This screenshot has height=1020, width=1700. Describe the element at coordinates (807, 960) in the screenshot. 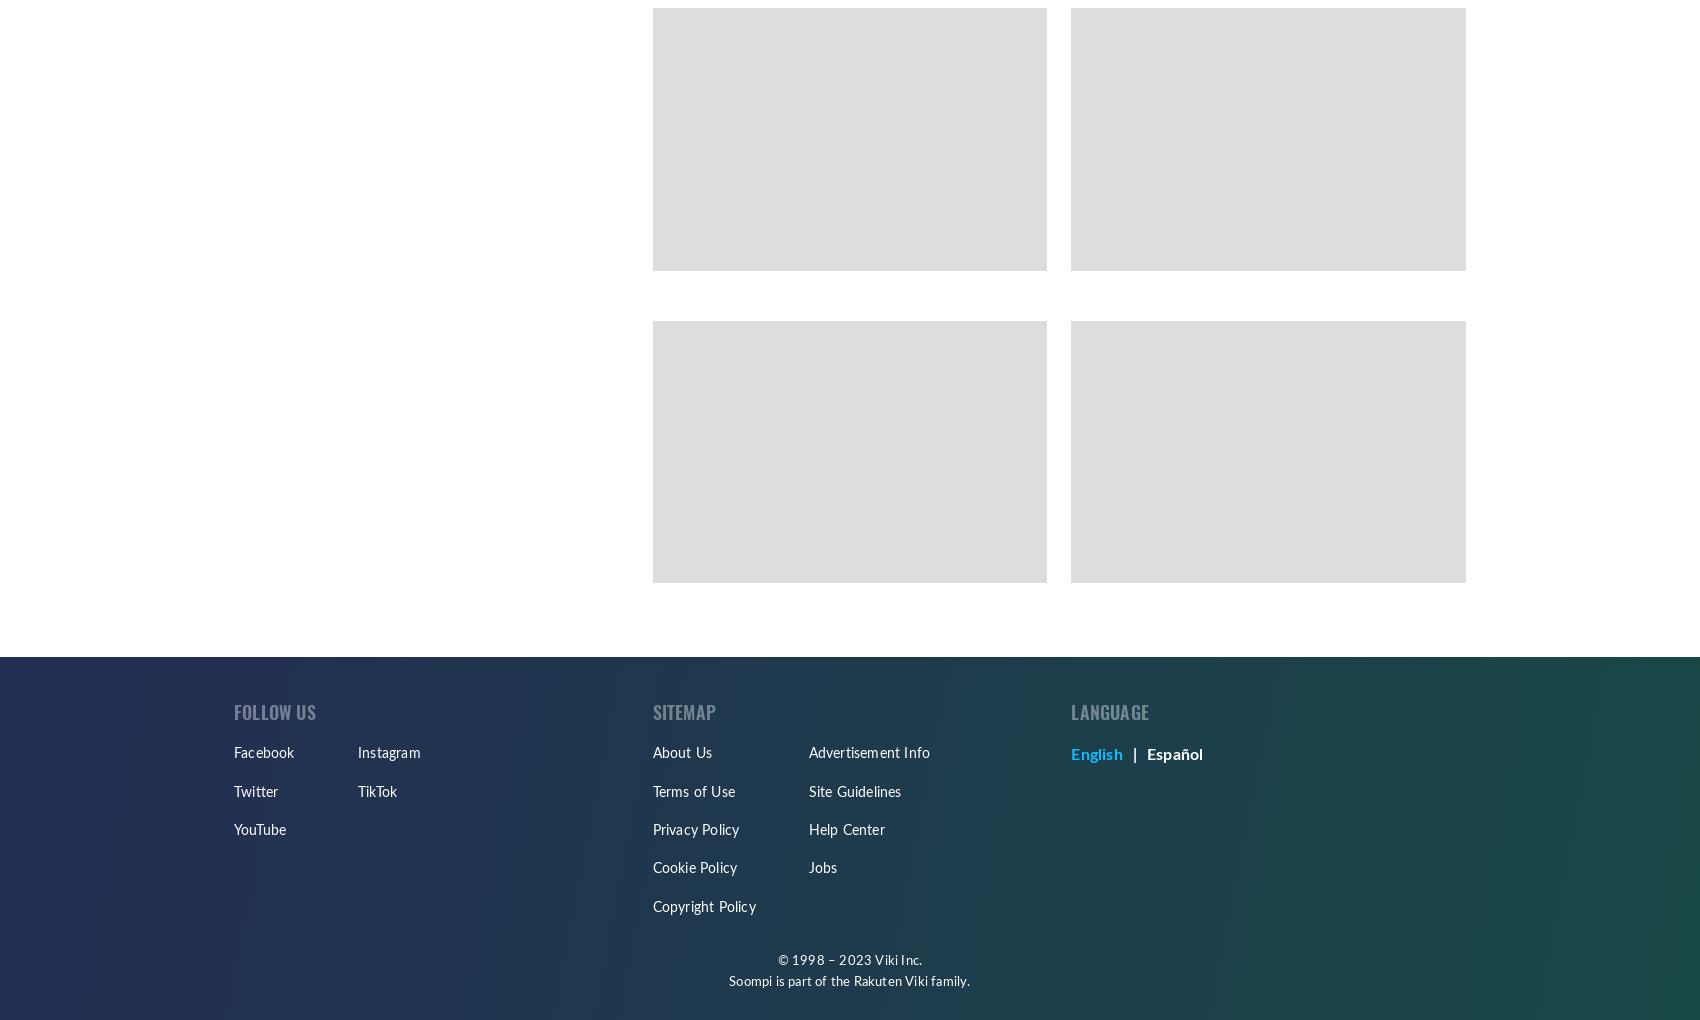

I see `'© 1998 –'` at that location.